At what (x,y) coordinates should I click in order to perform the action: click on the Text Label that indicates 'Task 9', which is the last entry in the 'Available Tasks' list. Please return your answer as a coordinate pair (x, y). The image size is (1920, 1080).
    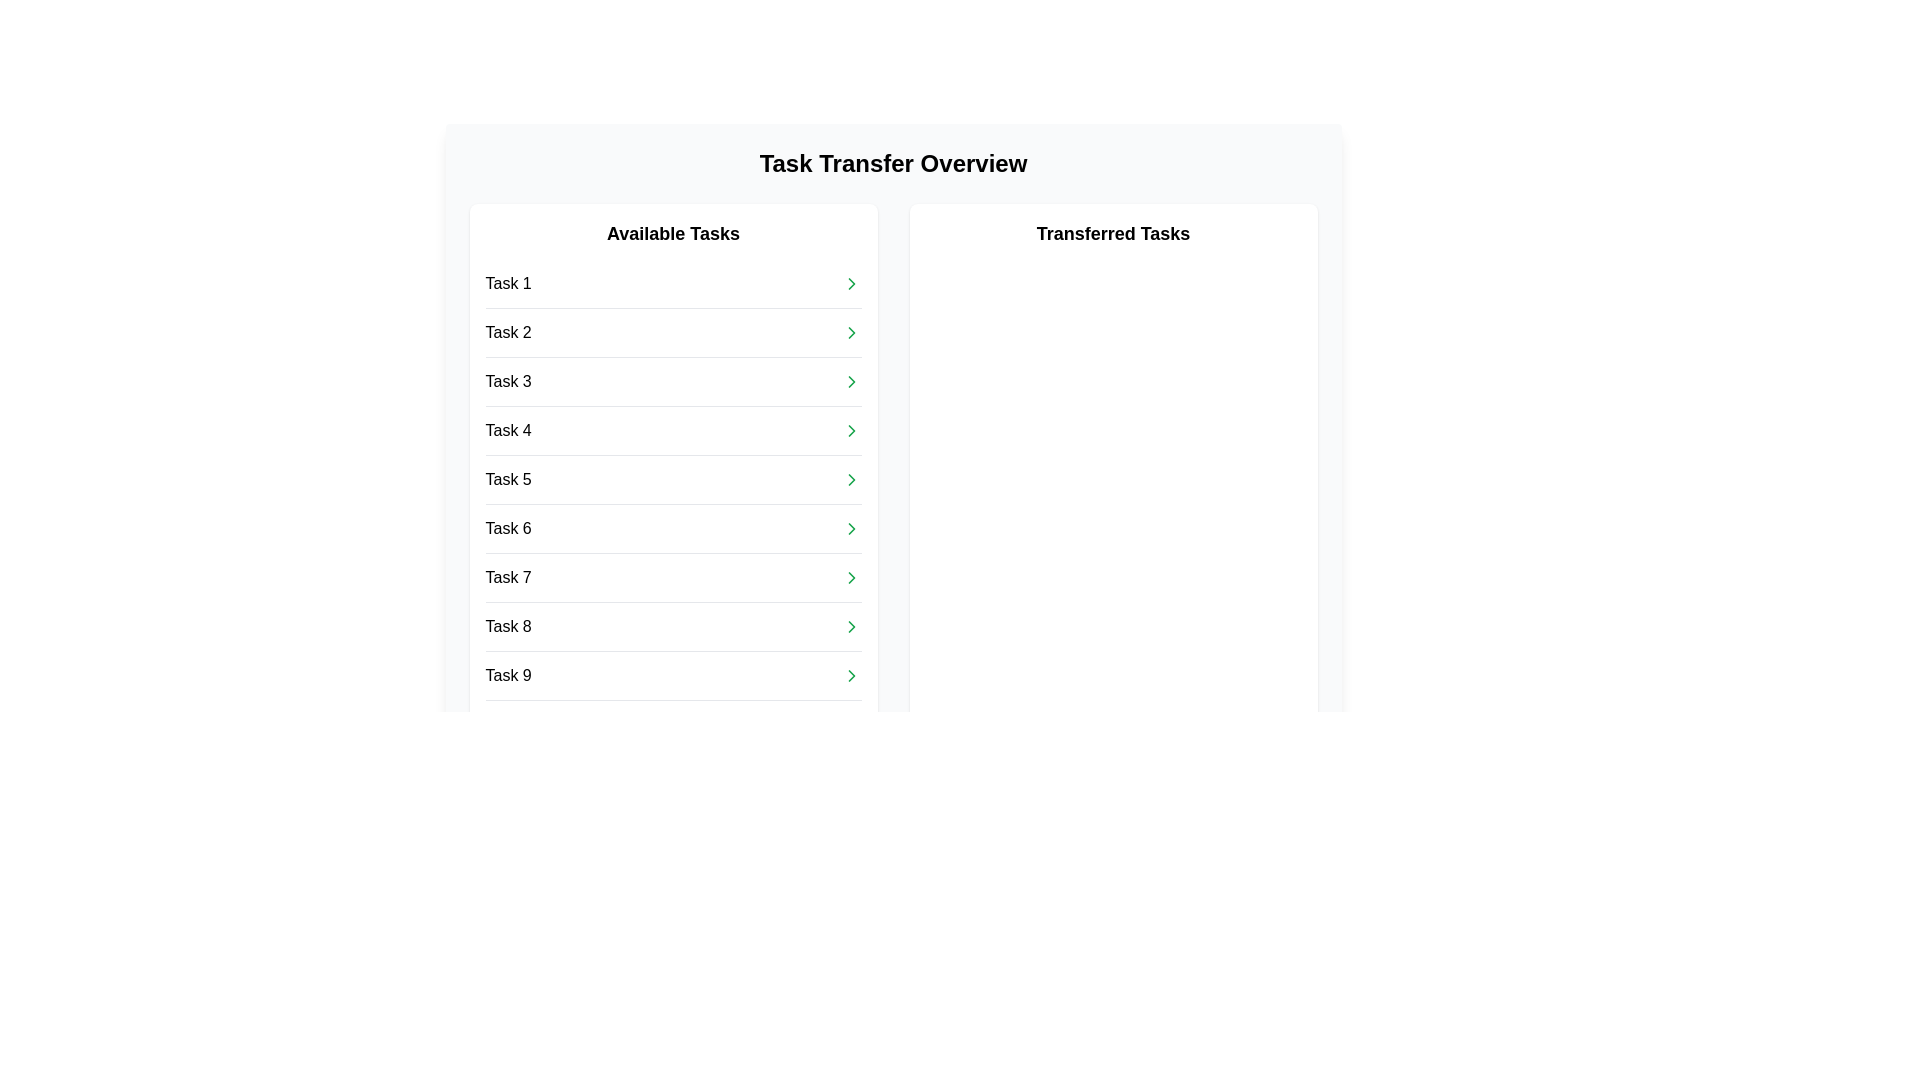
    Looking at the image, I should click on (508, 675).